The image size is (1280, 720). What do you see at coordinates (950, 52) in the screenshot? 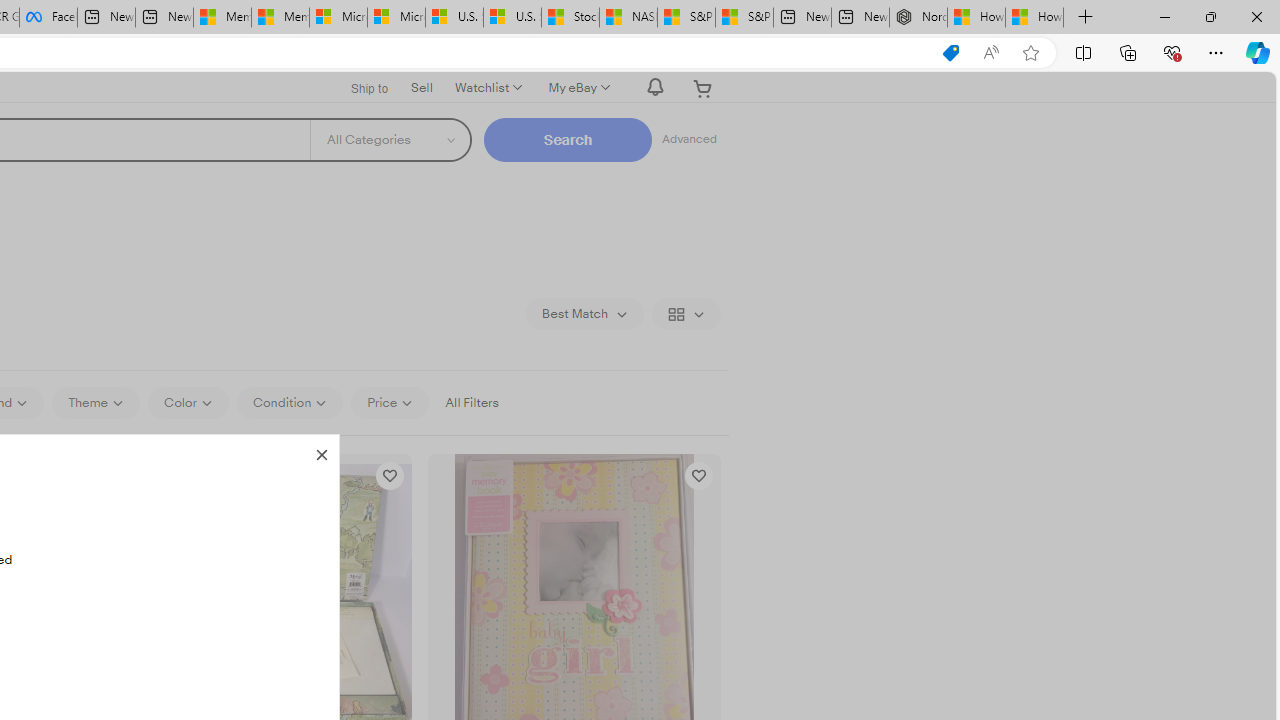
I see `'This site has coupons! Shopping in Microsoft Edge'` at bounding box center [950, 52].